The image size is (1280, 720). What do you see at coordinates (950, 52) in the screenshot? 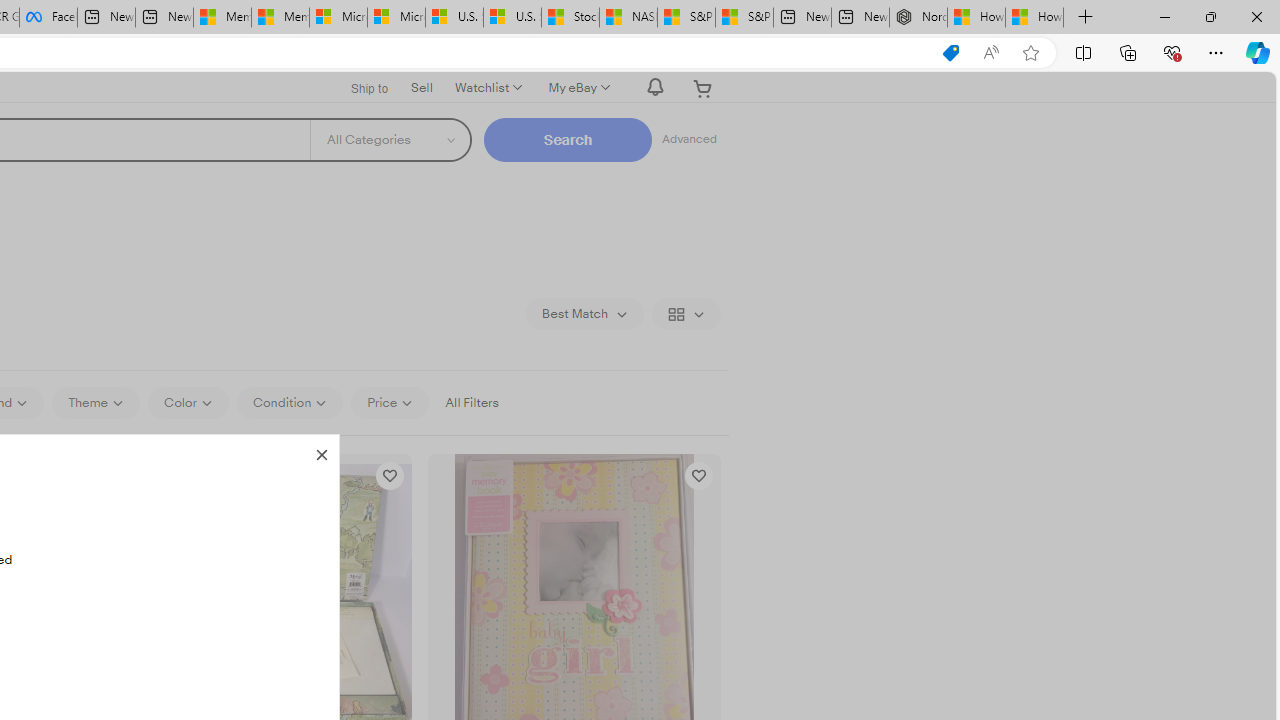
I see `'This site has coupons! Shopping in Microsoft Edge'` at bounding box center [950, 52].